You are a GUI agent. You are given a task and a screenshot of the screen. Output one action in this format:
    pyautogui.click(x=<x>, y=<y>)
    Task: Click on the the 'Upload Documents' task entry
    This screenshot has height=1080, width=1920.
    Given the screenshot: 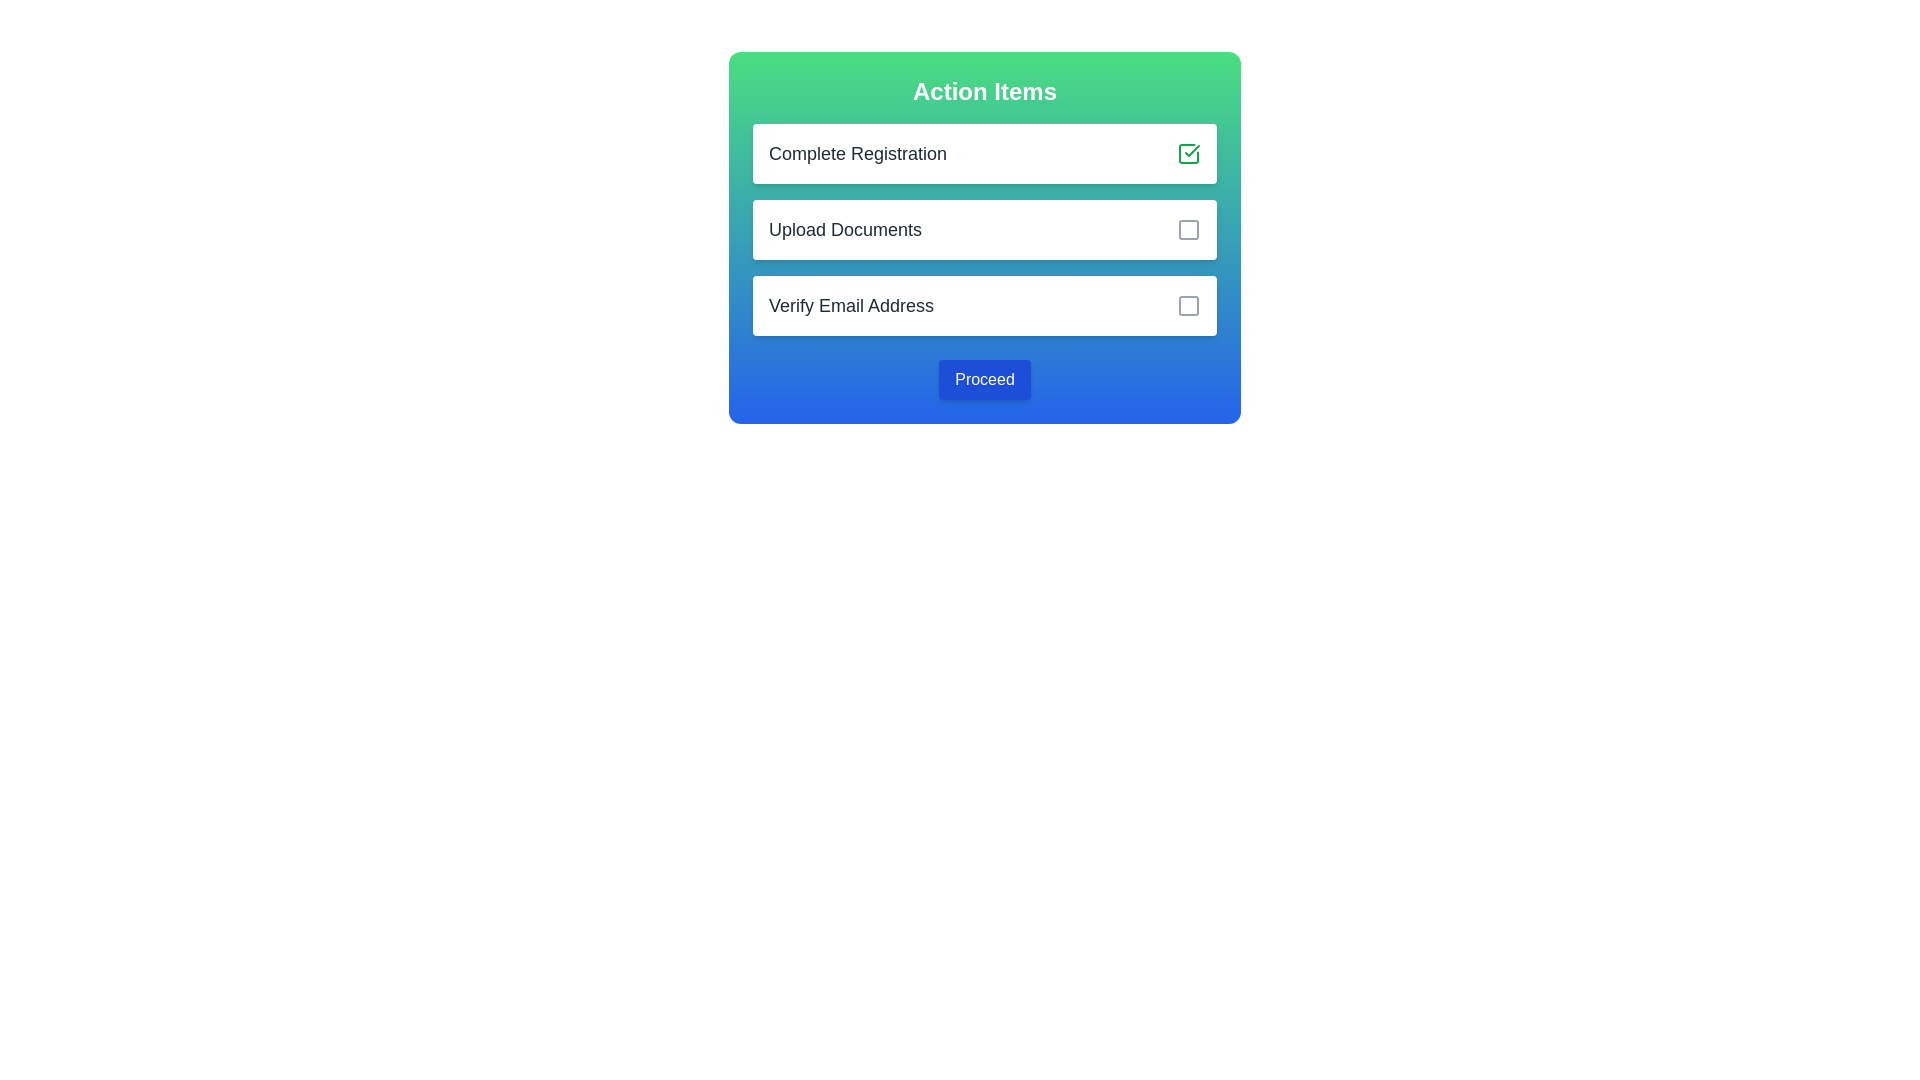 What is the action you would take?
    pyautogui.click(x=984, y=237)
    